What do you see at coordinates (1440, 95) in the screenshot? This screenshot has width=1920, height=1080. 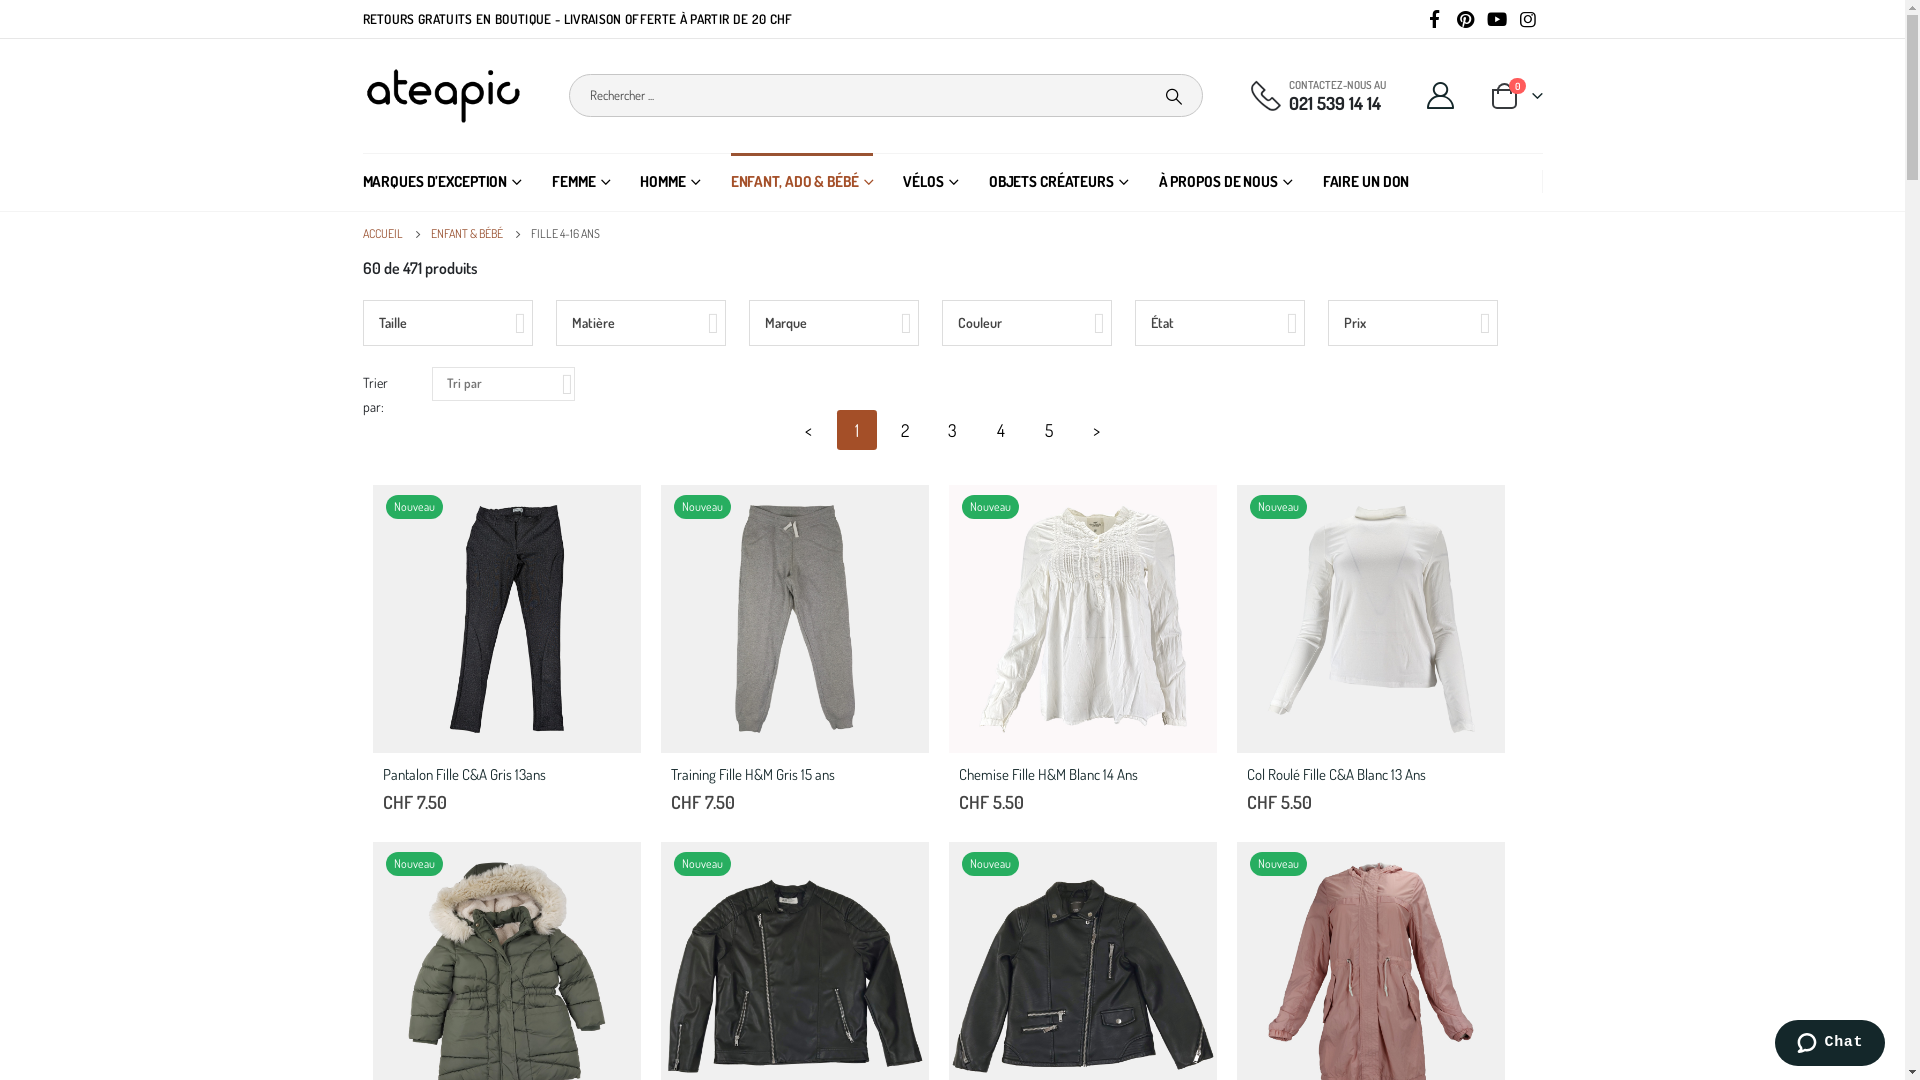 I see `'Mon compte'` at bounding box center [1440, 95].